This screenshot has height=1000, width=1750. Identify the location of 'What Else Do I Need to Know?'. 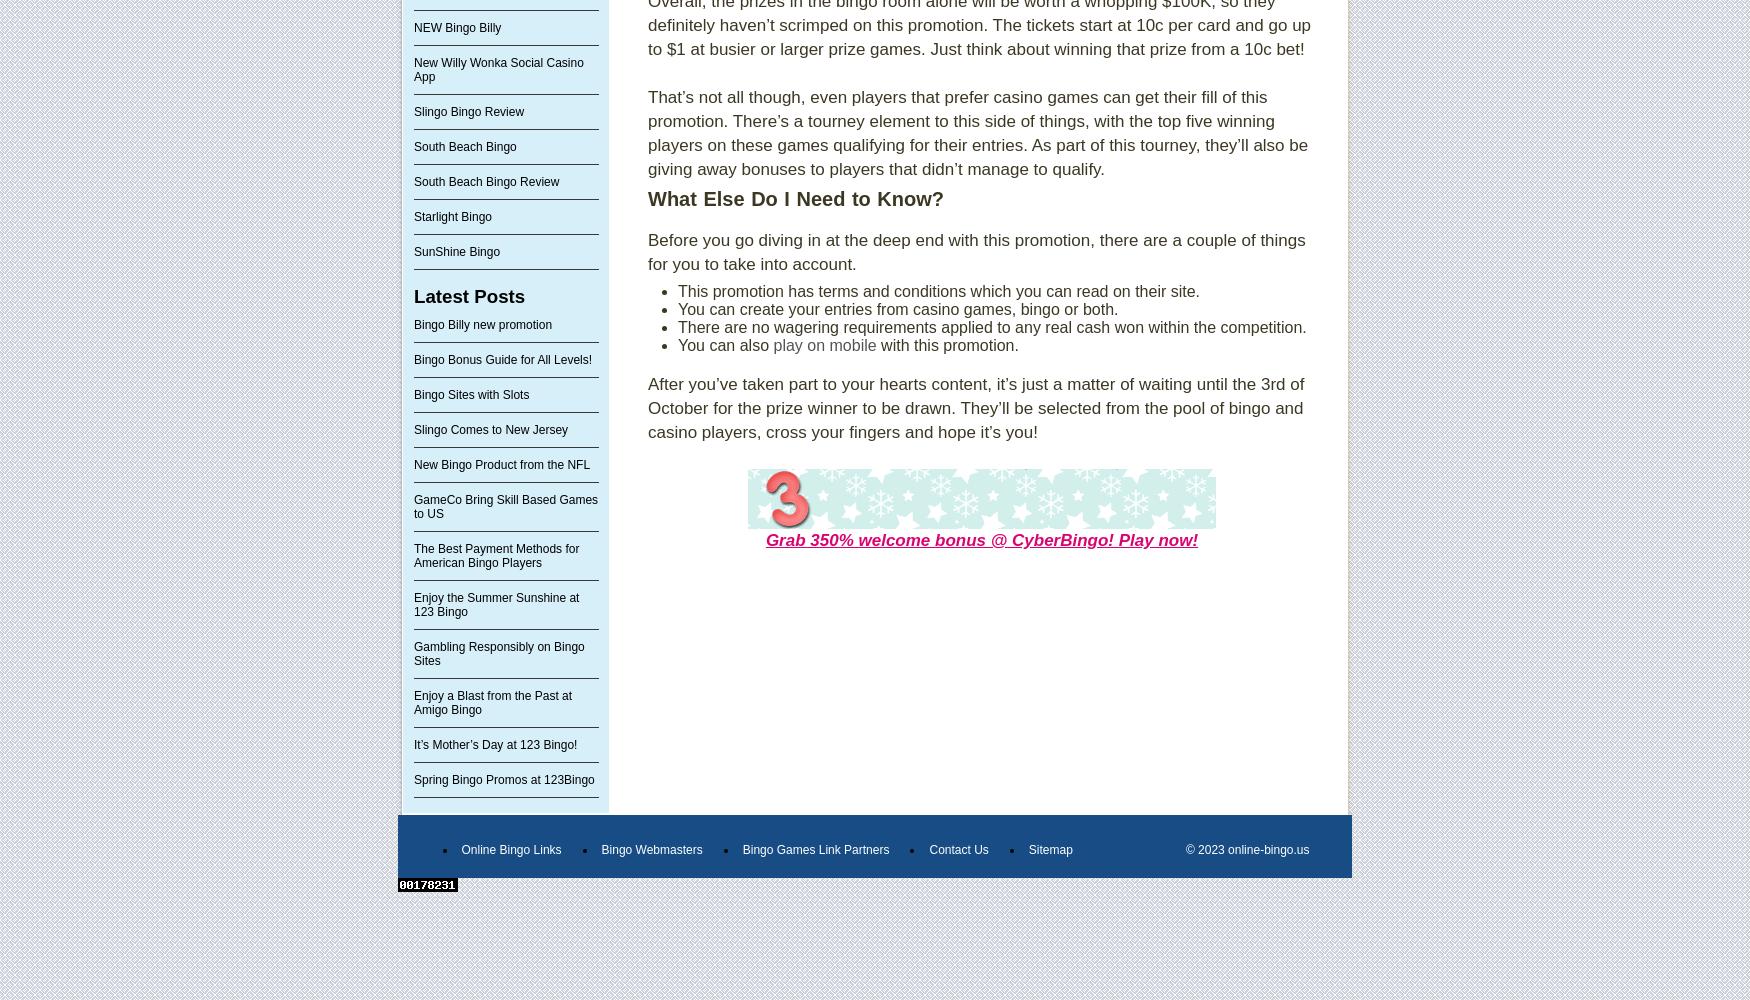
(795, 198).